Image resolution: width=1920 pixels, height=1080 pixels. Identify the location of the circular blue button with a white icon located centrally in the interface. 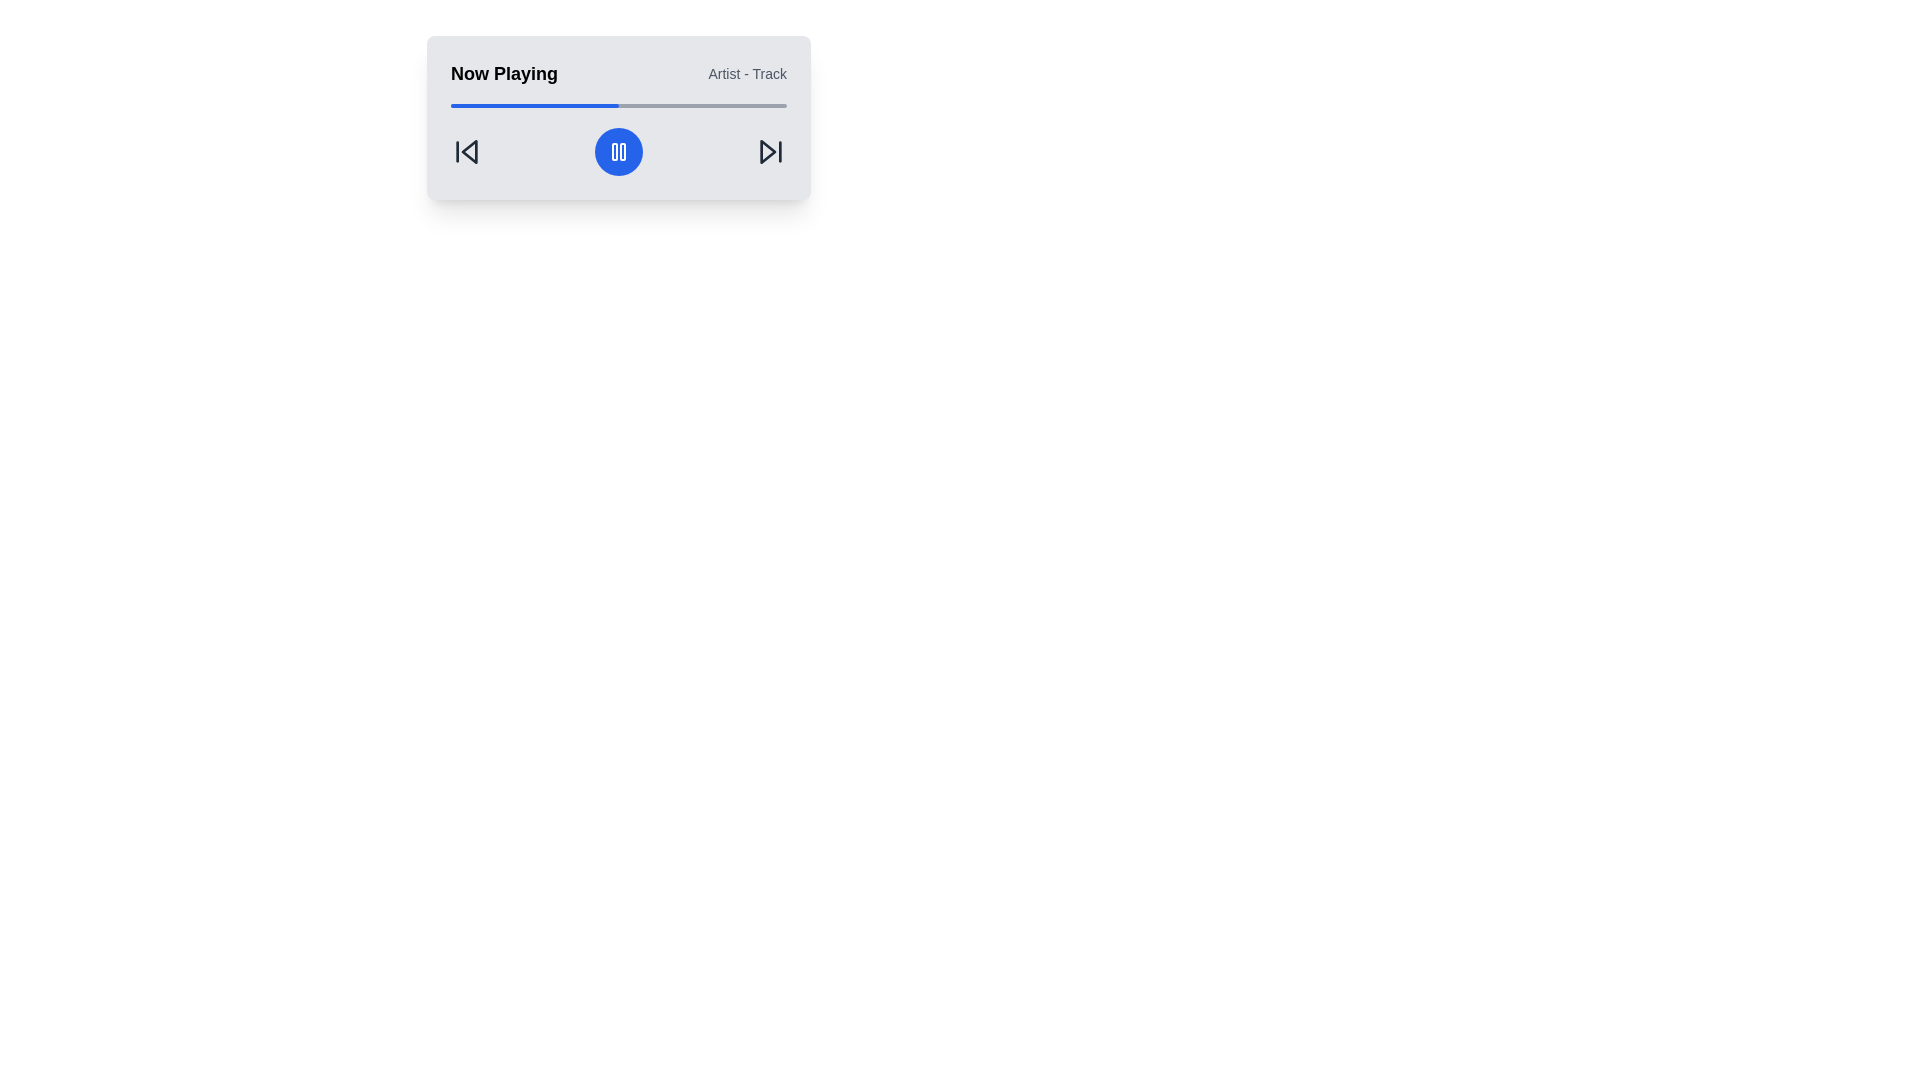
(618, 150).